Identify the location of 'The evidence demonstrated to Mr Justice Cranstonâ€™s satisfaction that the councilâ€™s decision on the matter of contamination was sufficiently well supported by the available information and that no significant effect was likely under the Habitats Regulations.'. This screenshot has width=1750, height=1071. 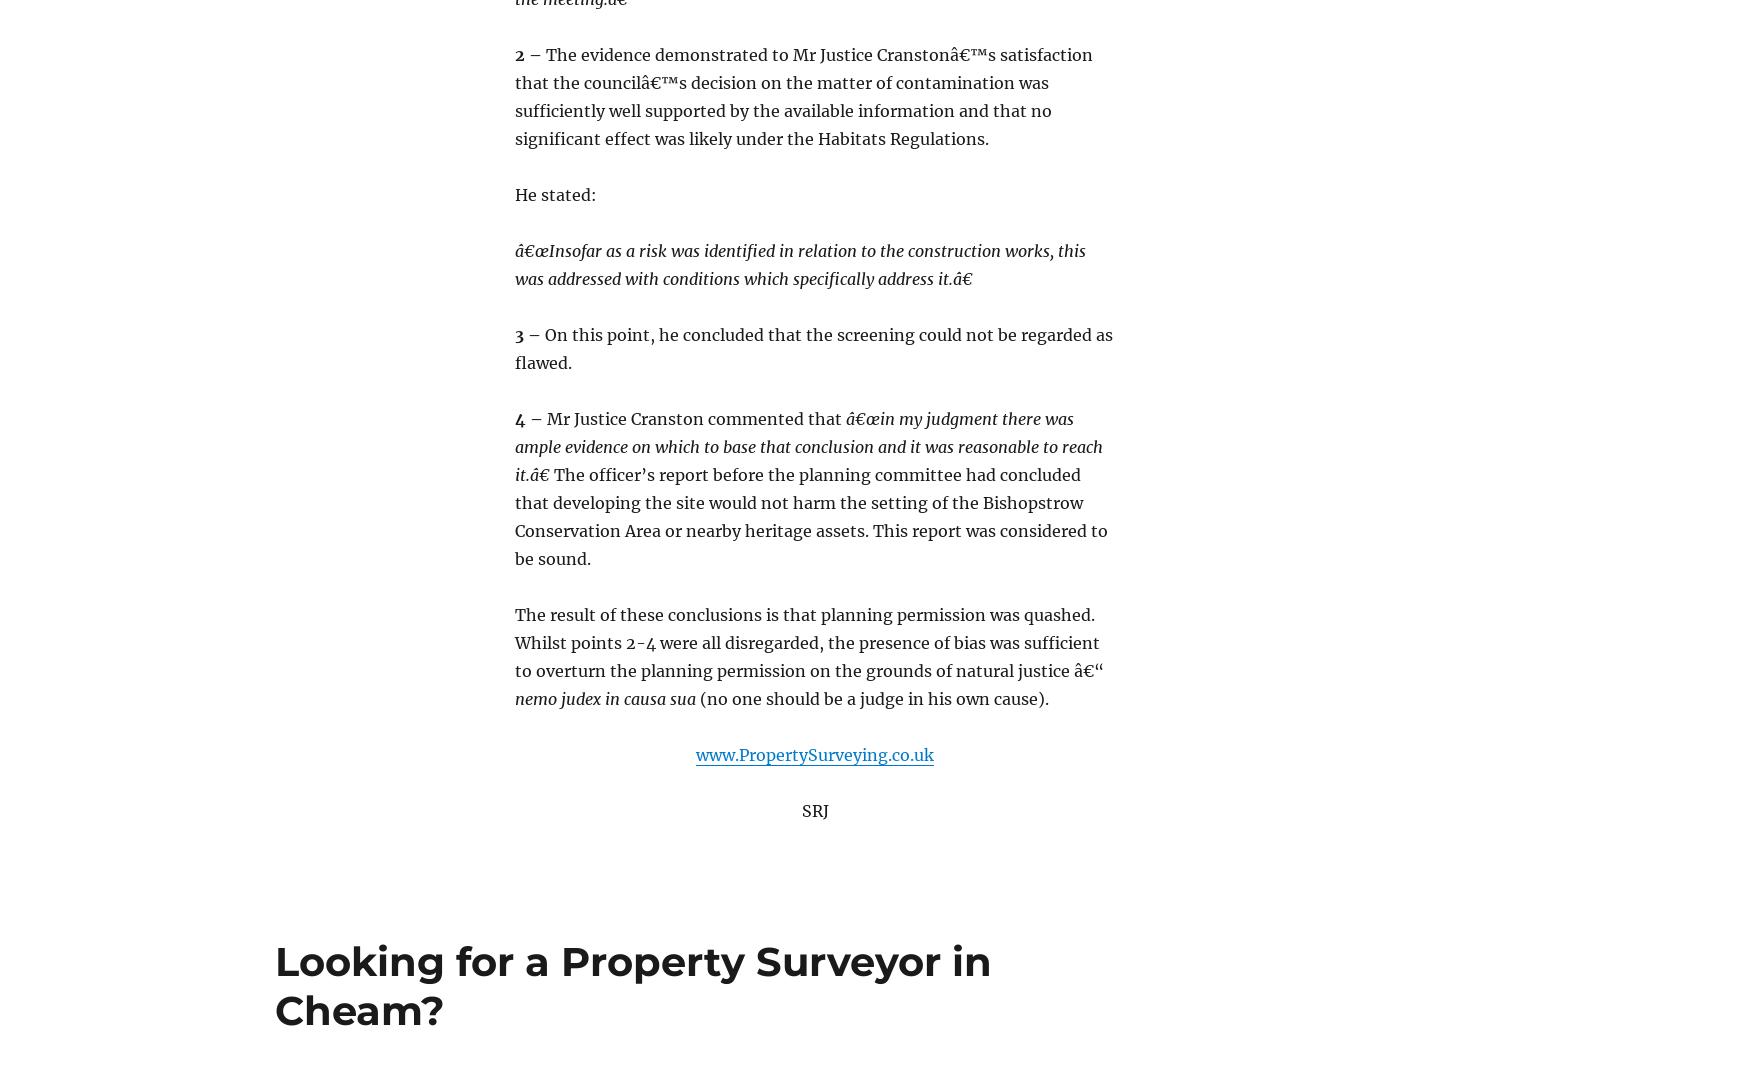
(802, 95).